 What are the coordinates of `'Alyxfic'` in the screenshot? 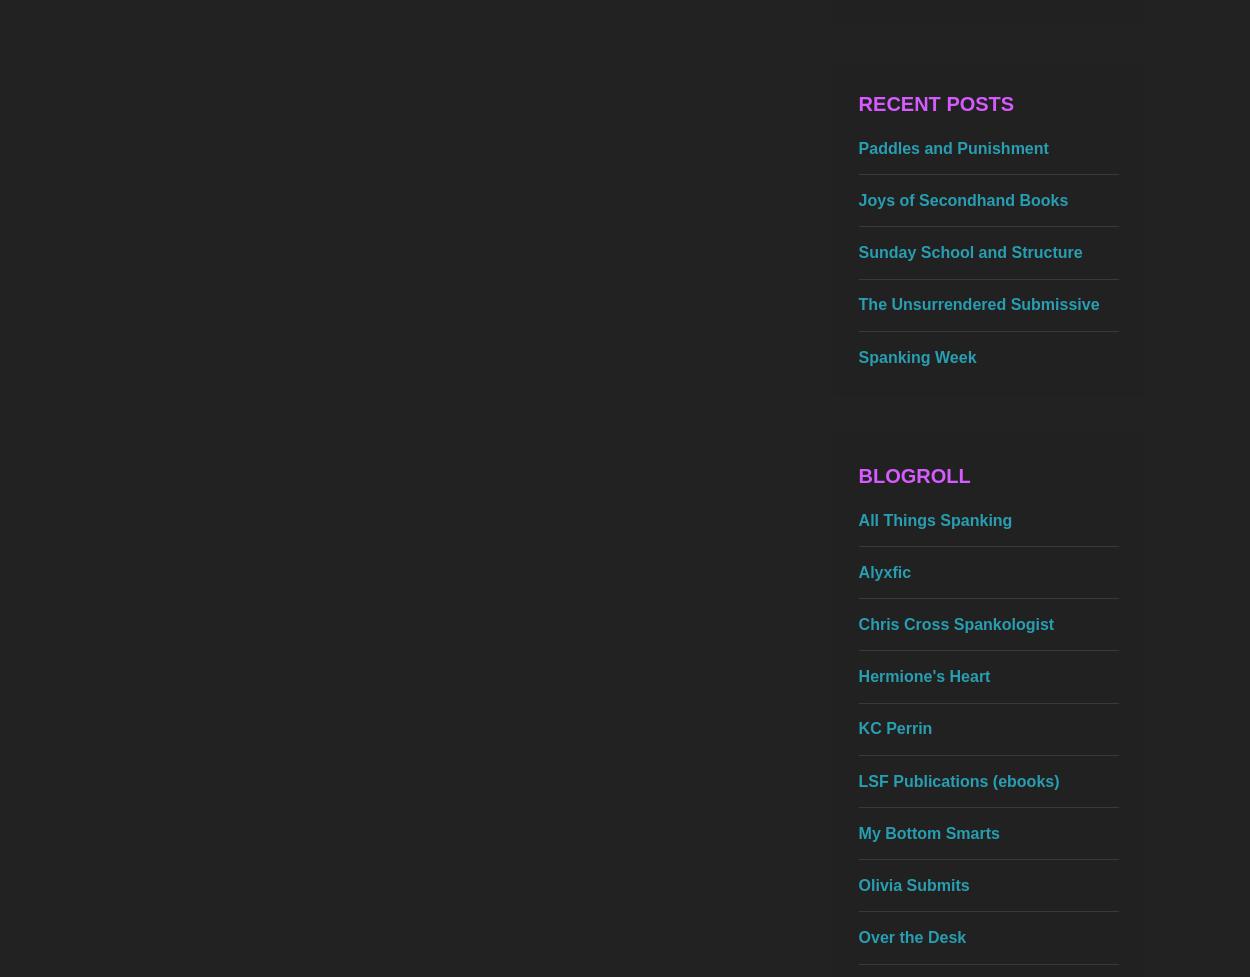 It's located at (857, 570).